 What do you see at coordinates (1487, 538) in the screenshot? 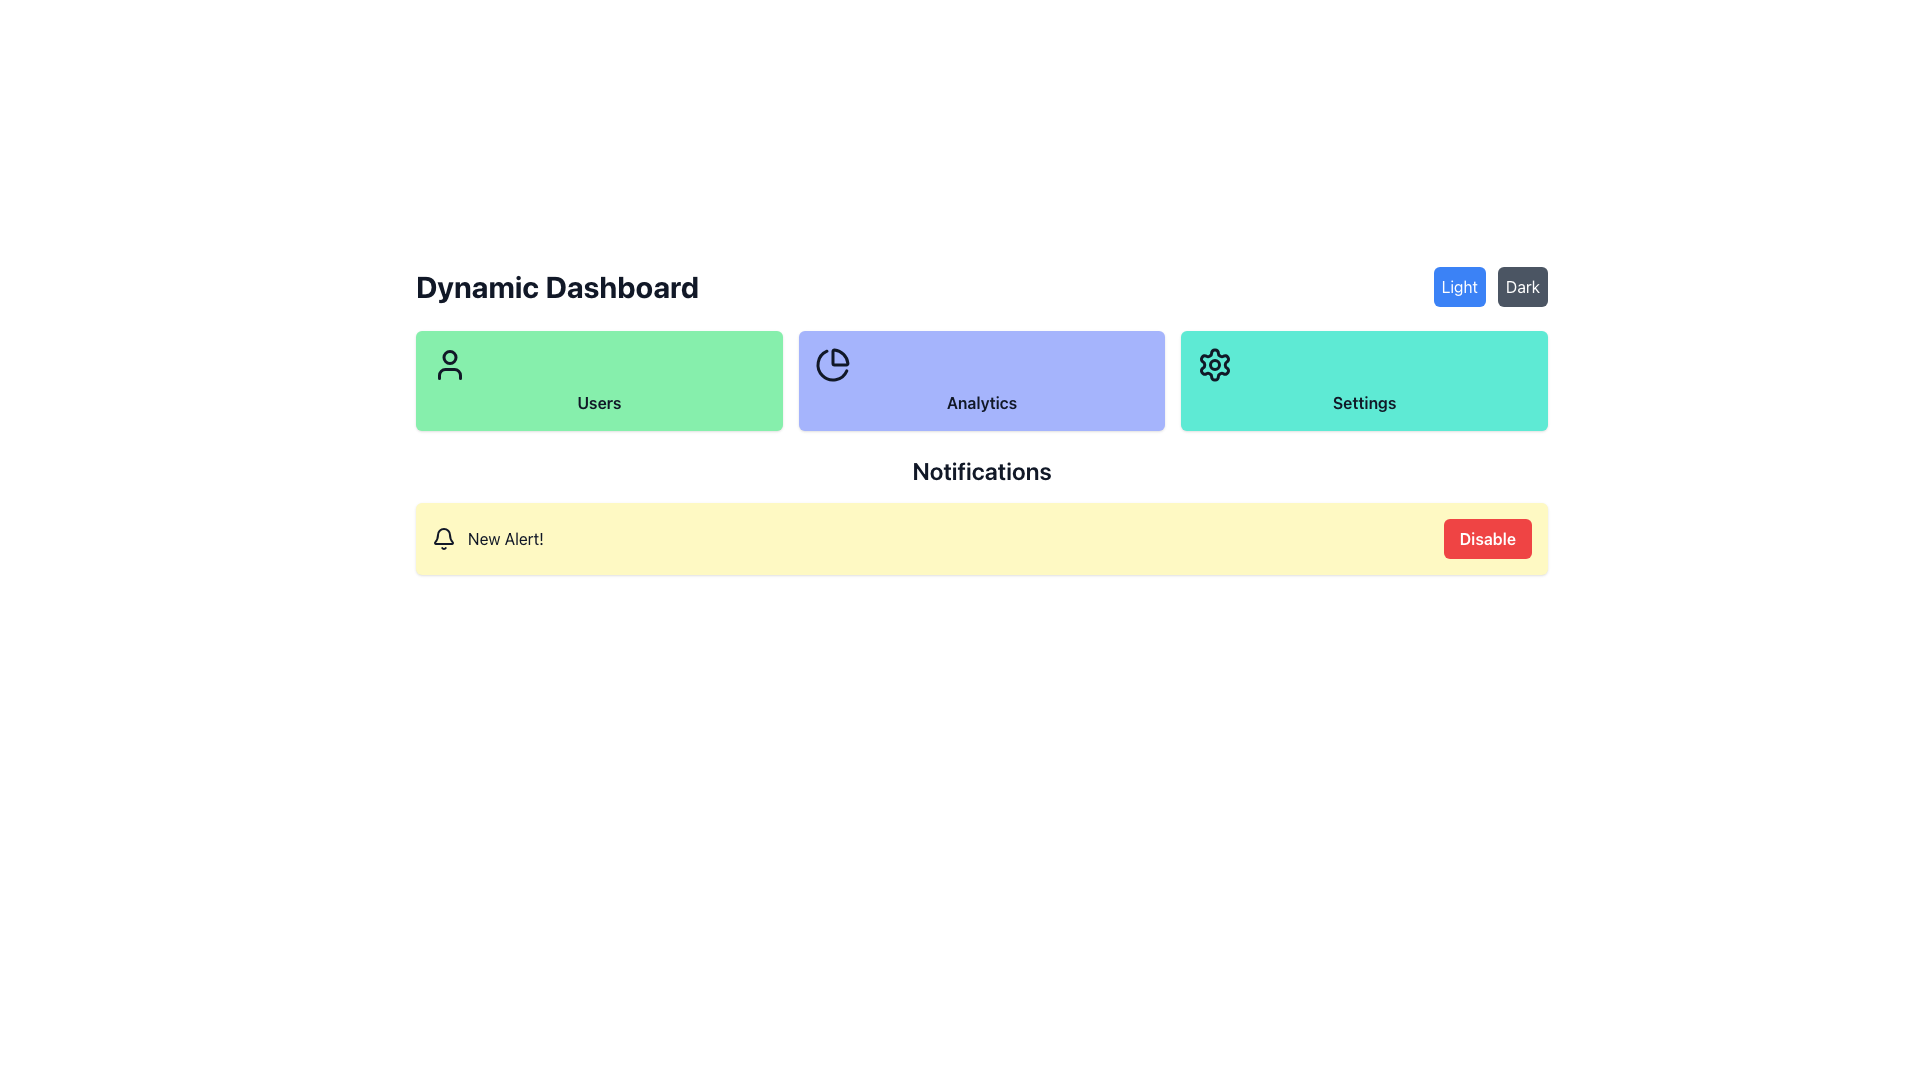
I see `the 'Disable' button, which is a prominent red button with white text, located on the far-right of the alert notification bar with a pale-yellow background` at bounding box center [1487, 538].